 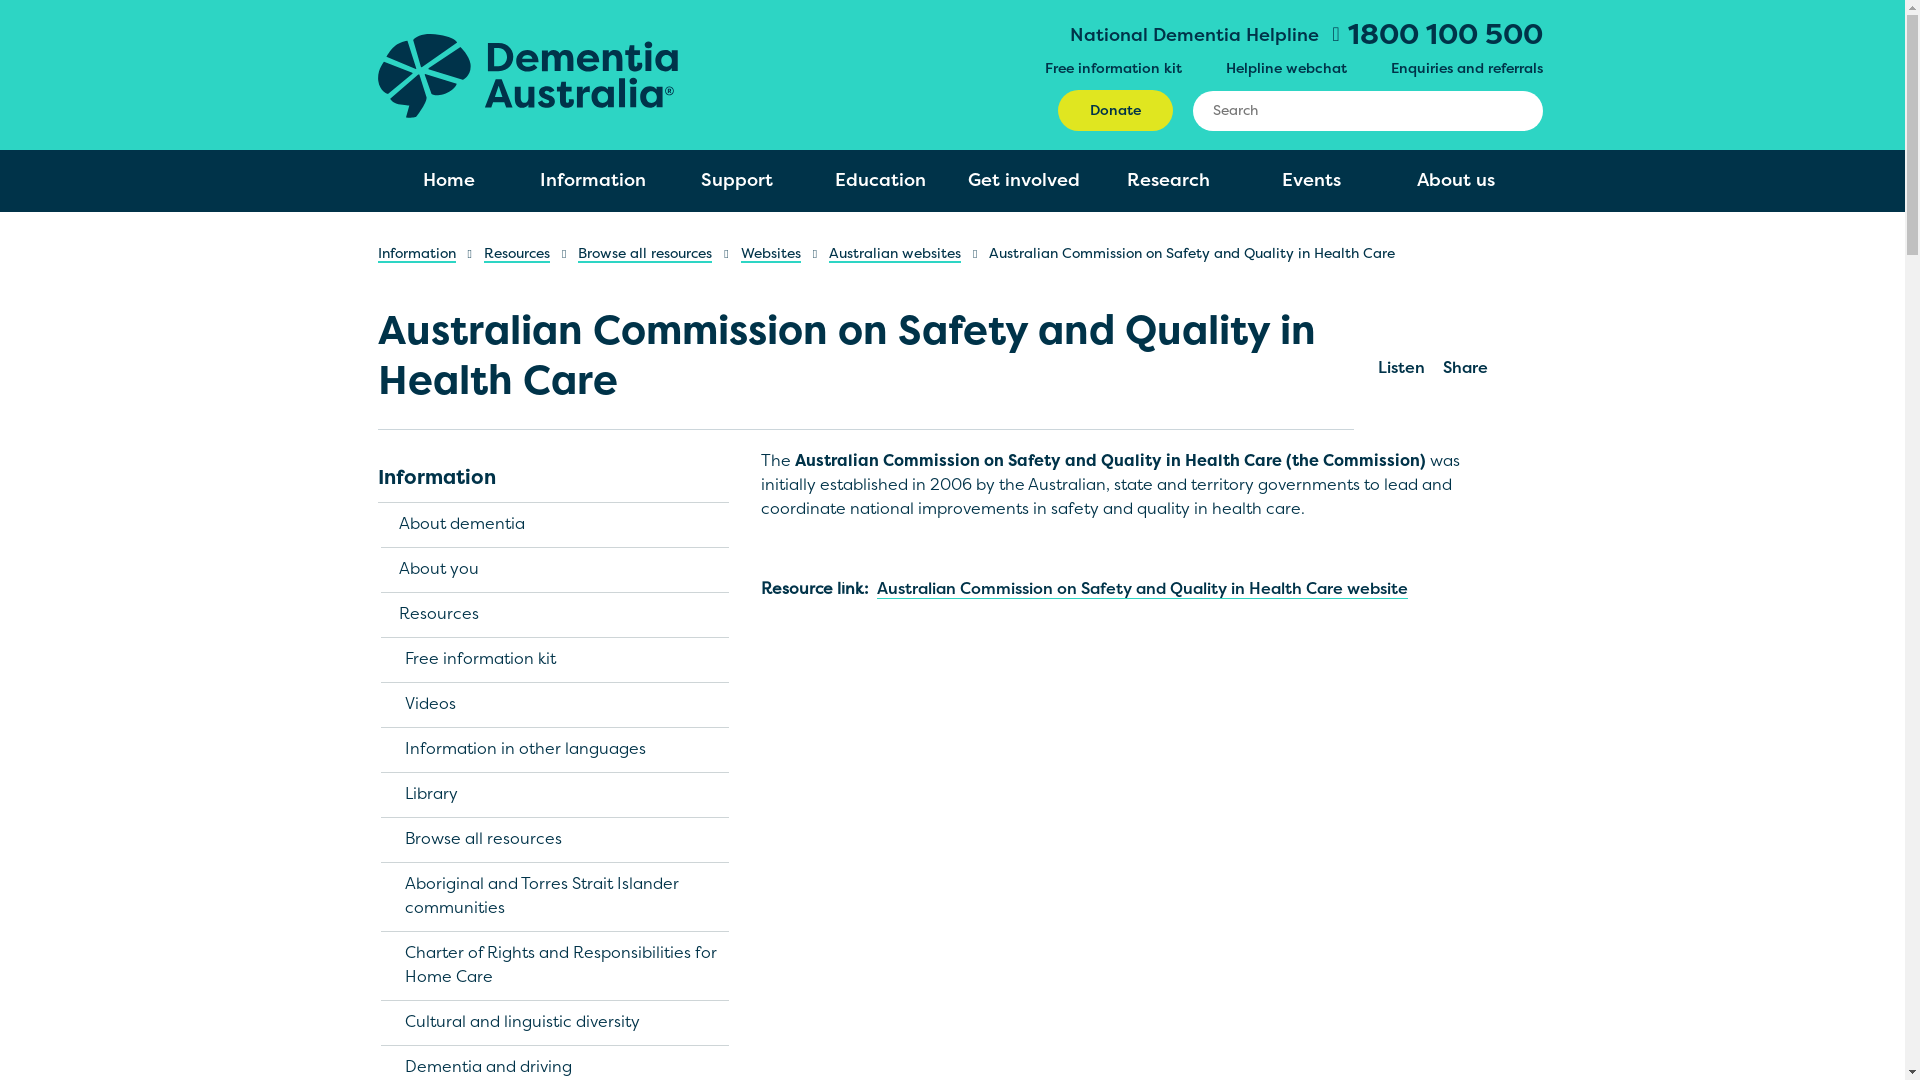 I want to click on 'Events', so click(x=1311, y=181).